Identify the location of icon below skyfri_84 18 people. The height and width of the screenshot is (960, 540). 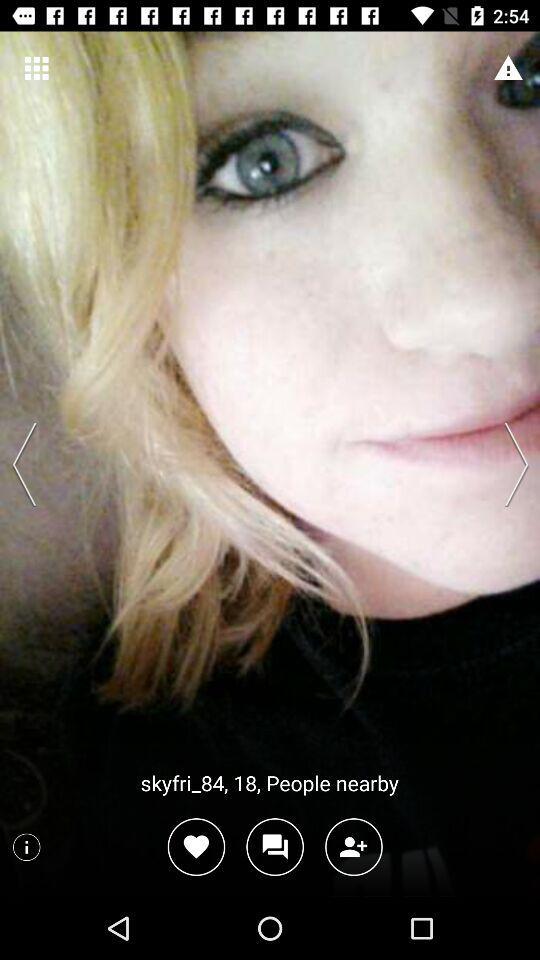
(274, 846).